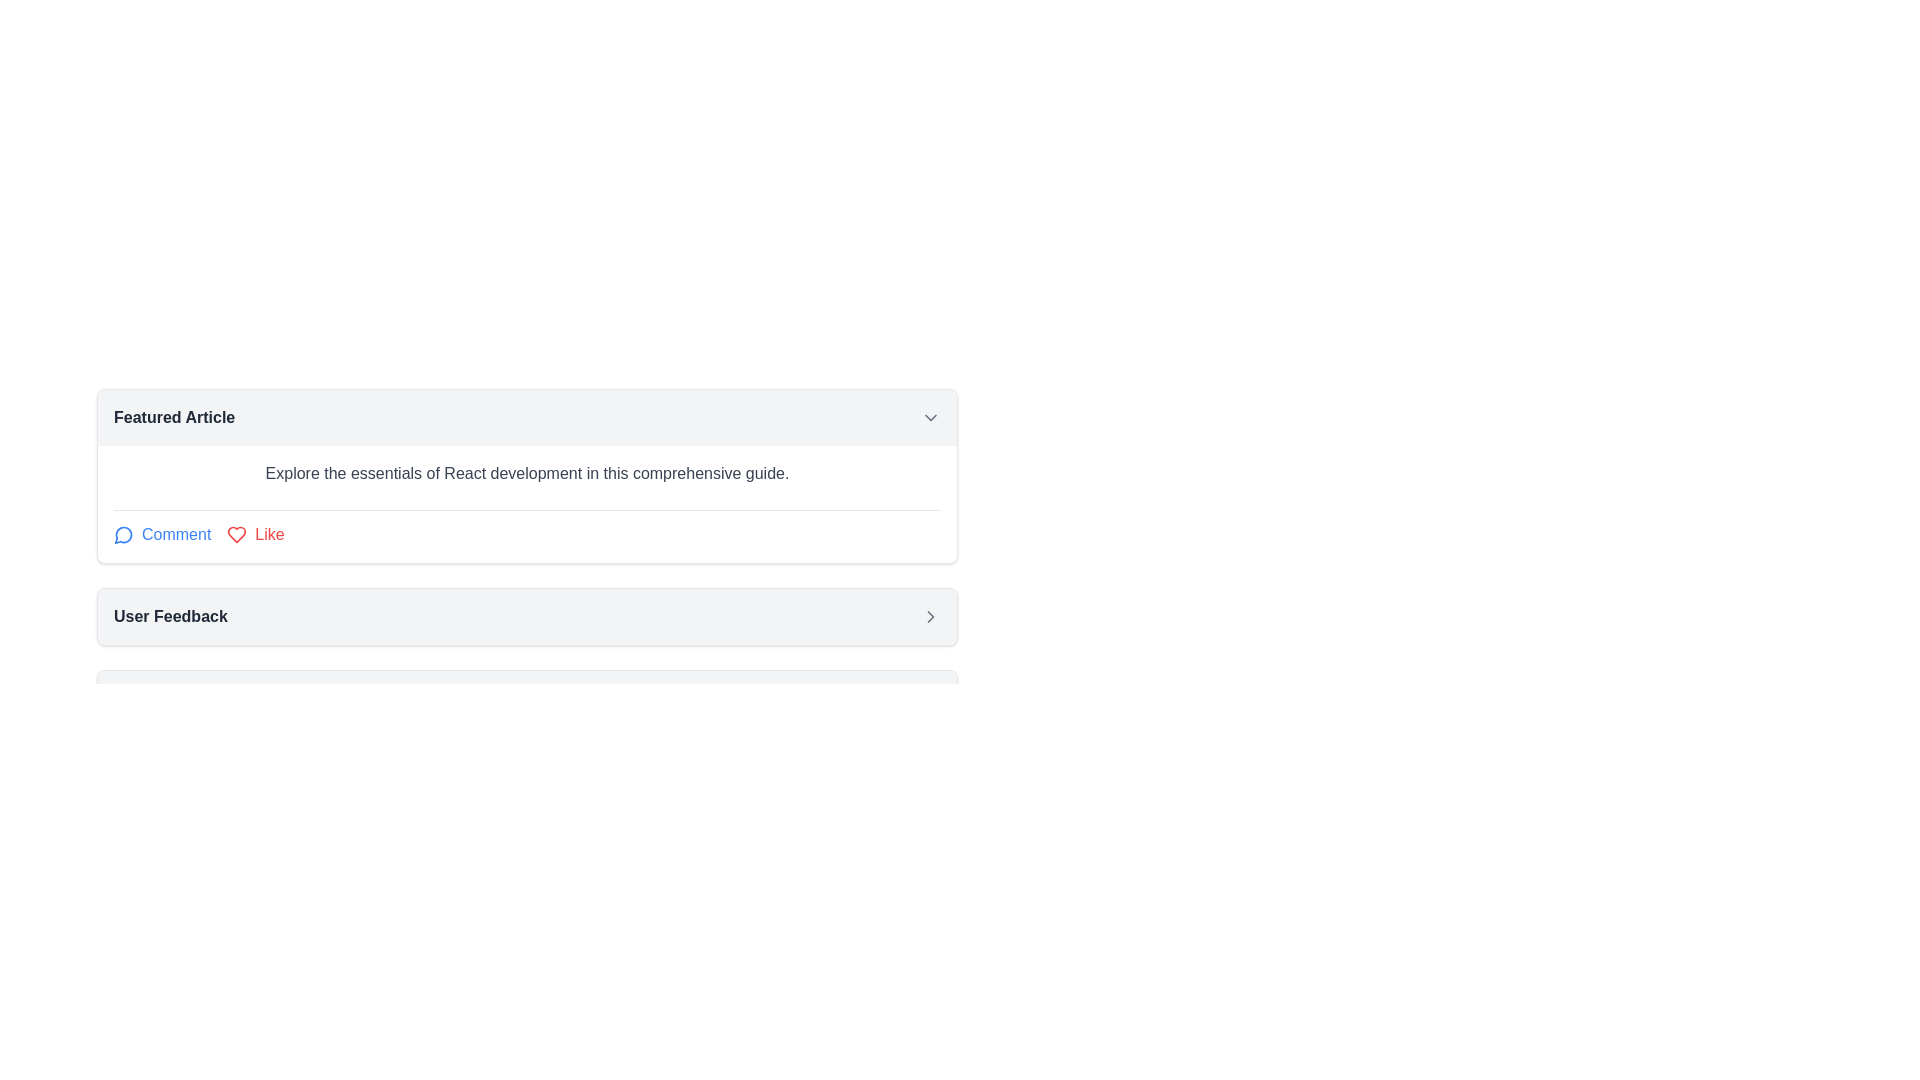 This screenshot has width=1920, height=1080. What do you see at coordinates (237, 534) in the screenshot?
I see `the heart-shaped hollow icon, styled in red, to like the post located in the action bar below the content titled 'Explore the essentials of React development in this comprehensive guide.'` at bounding box center [237, 534].